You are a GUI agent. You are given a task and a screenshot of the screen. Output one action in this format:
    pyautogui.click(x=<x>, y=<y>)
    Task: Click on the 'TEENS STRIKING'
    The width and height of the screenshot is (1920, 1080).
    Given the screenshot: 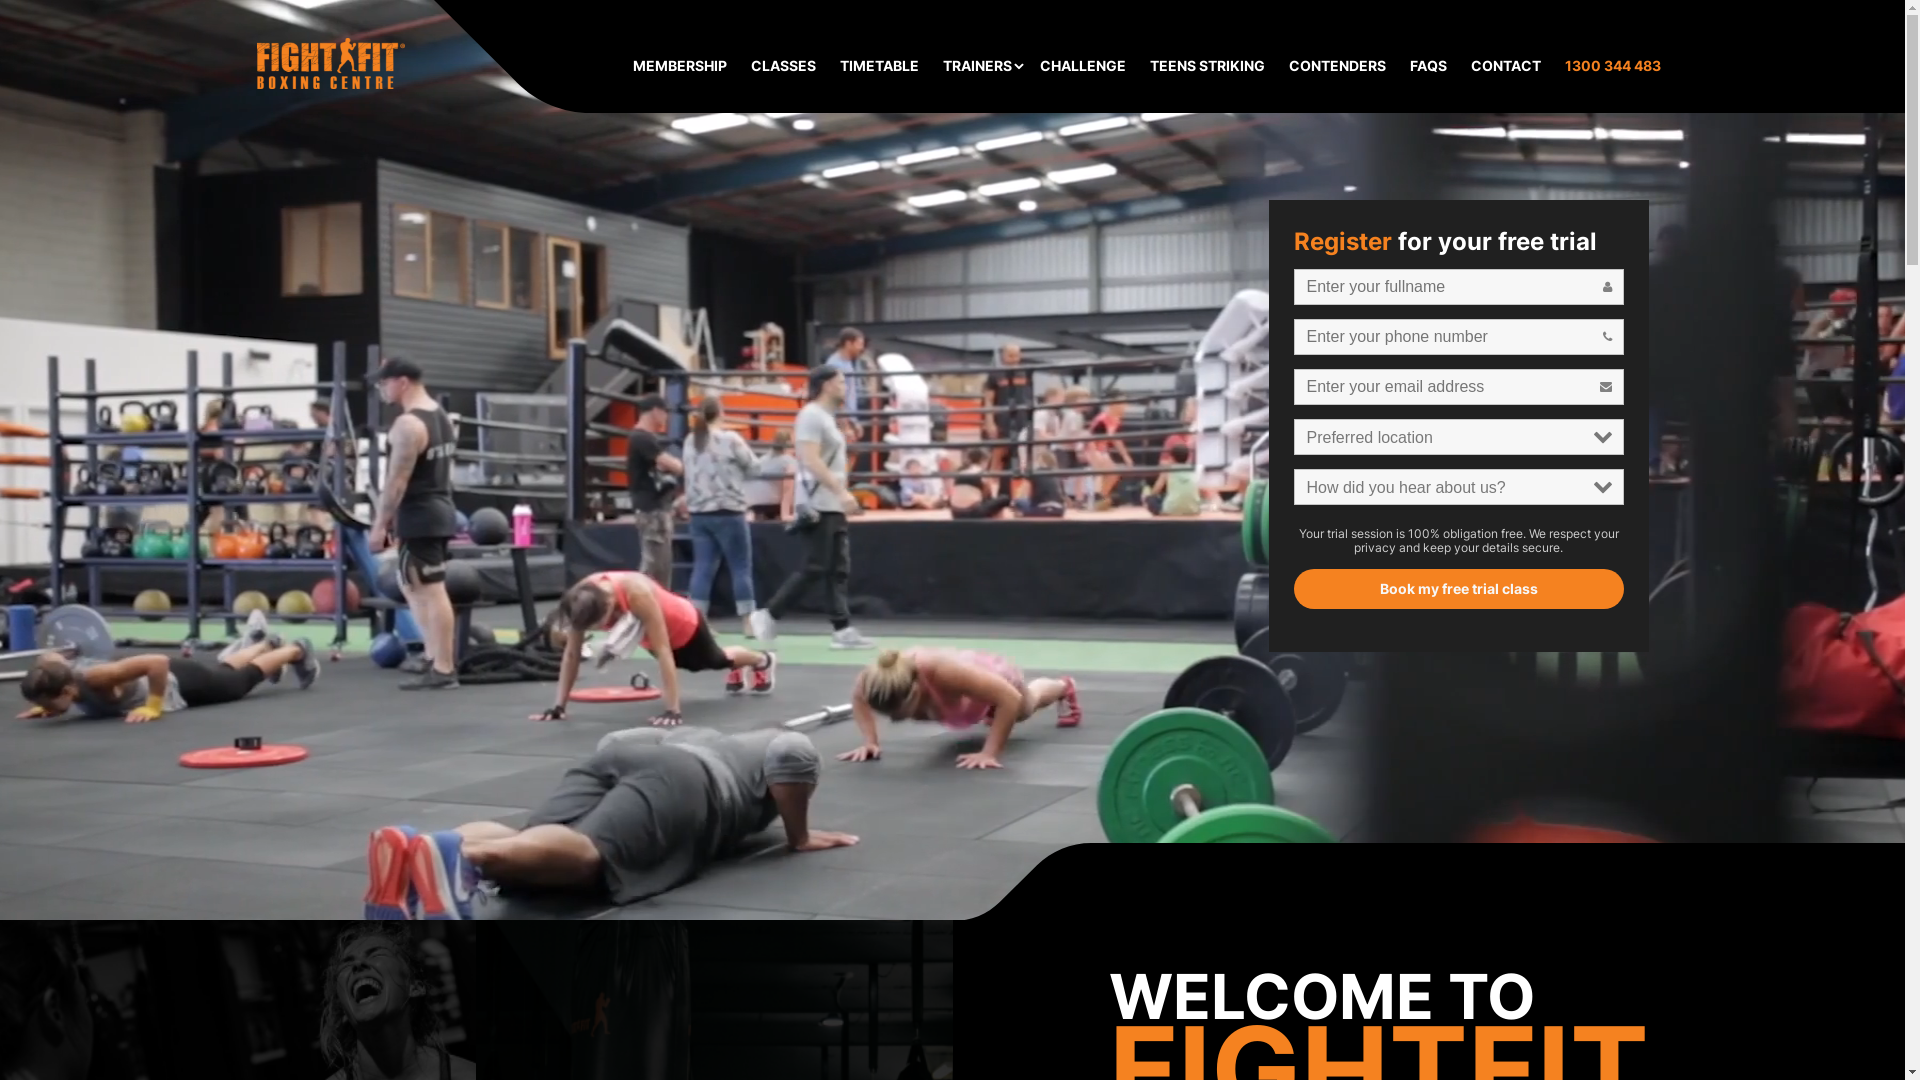 What is the action you would take?
    pyautogui.click(x=1206, y=64)
    